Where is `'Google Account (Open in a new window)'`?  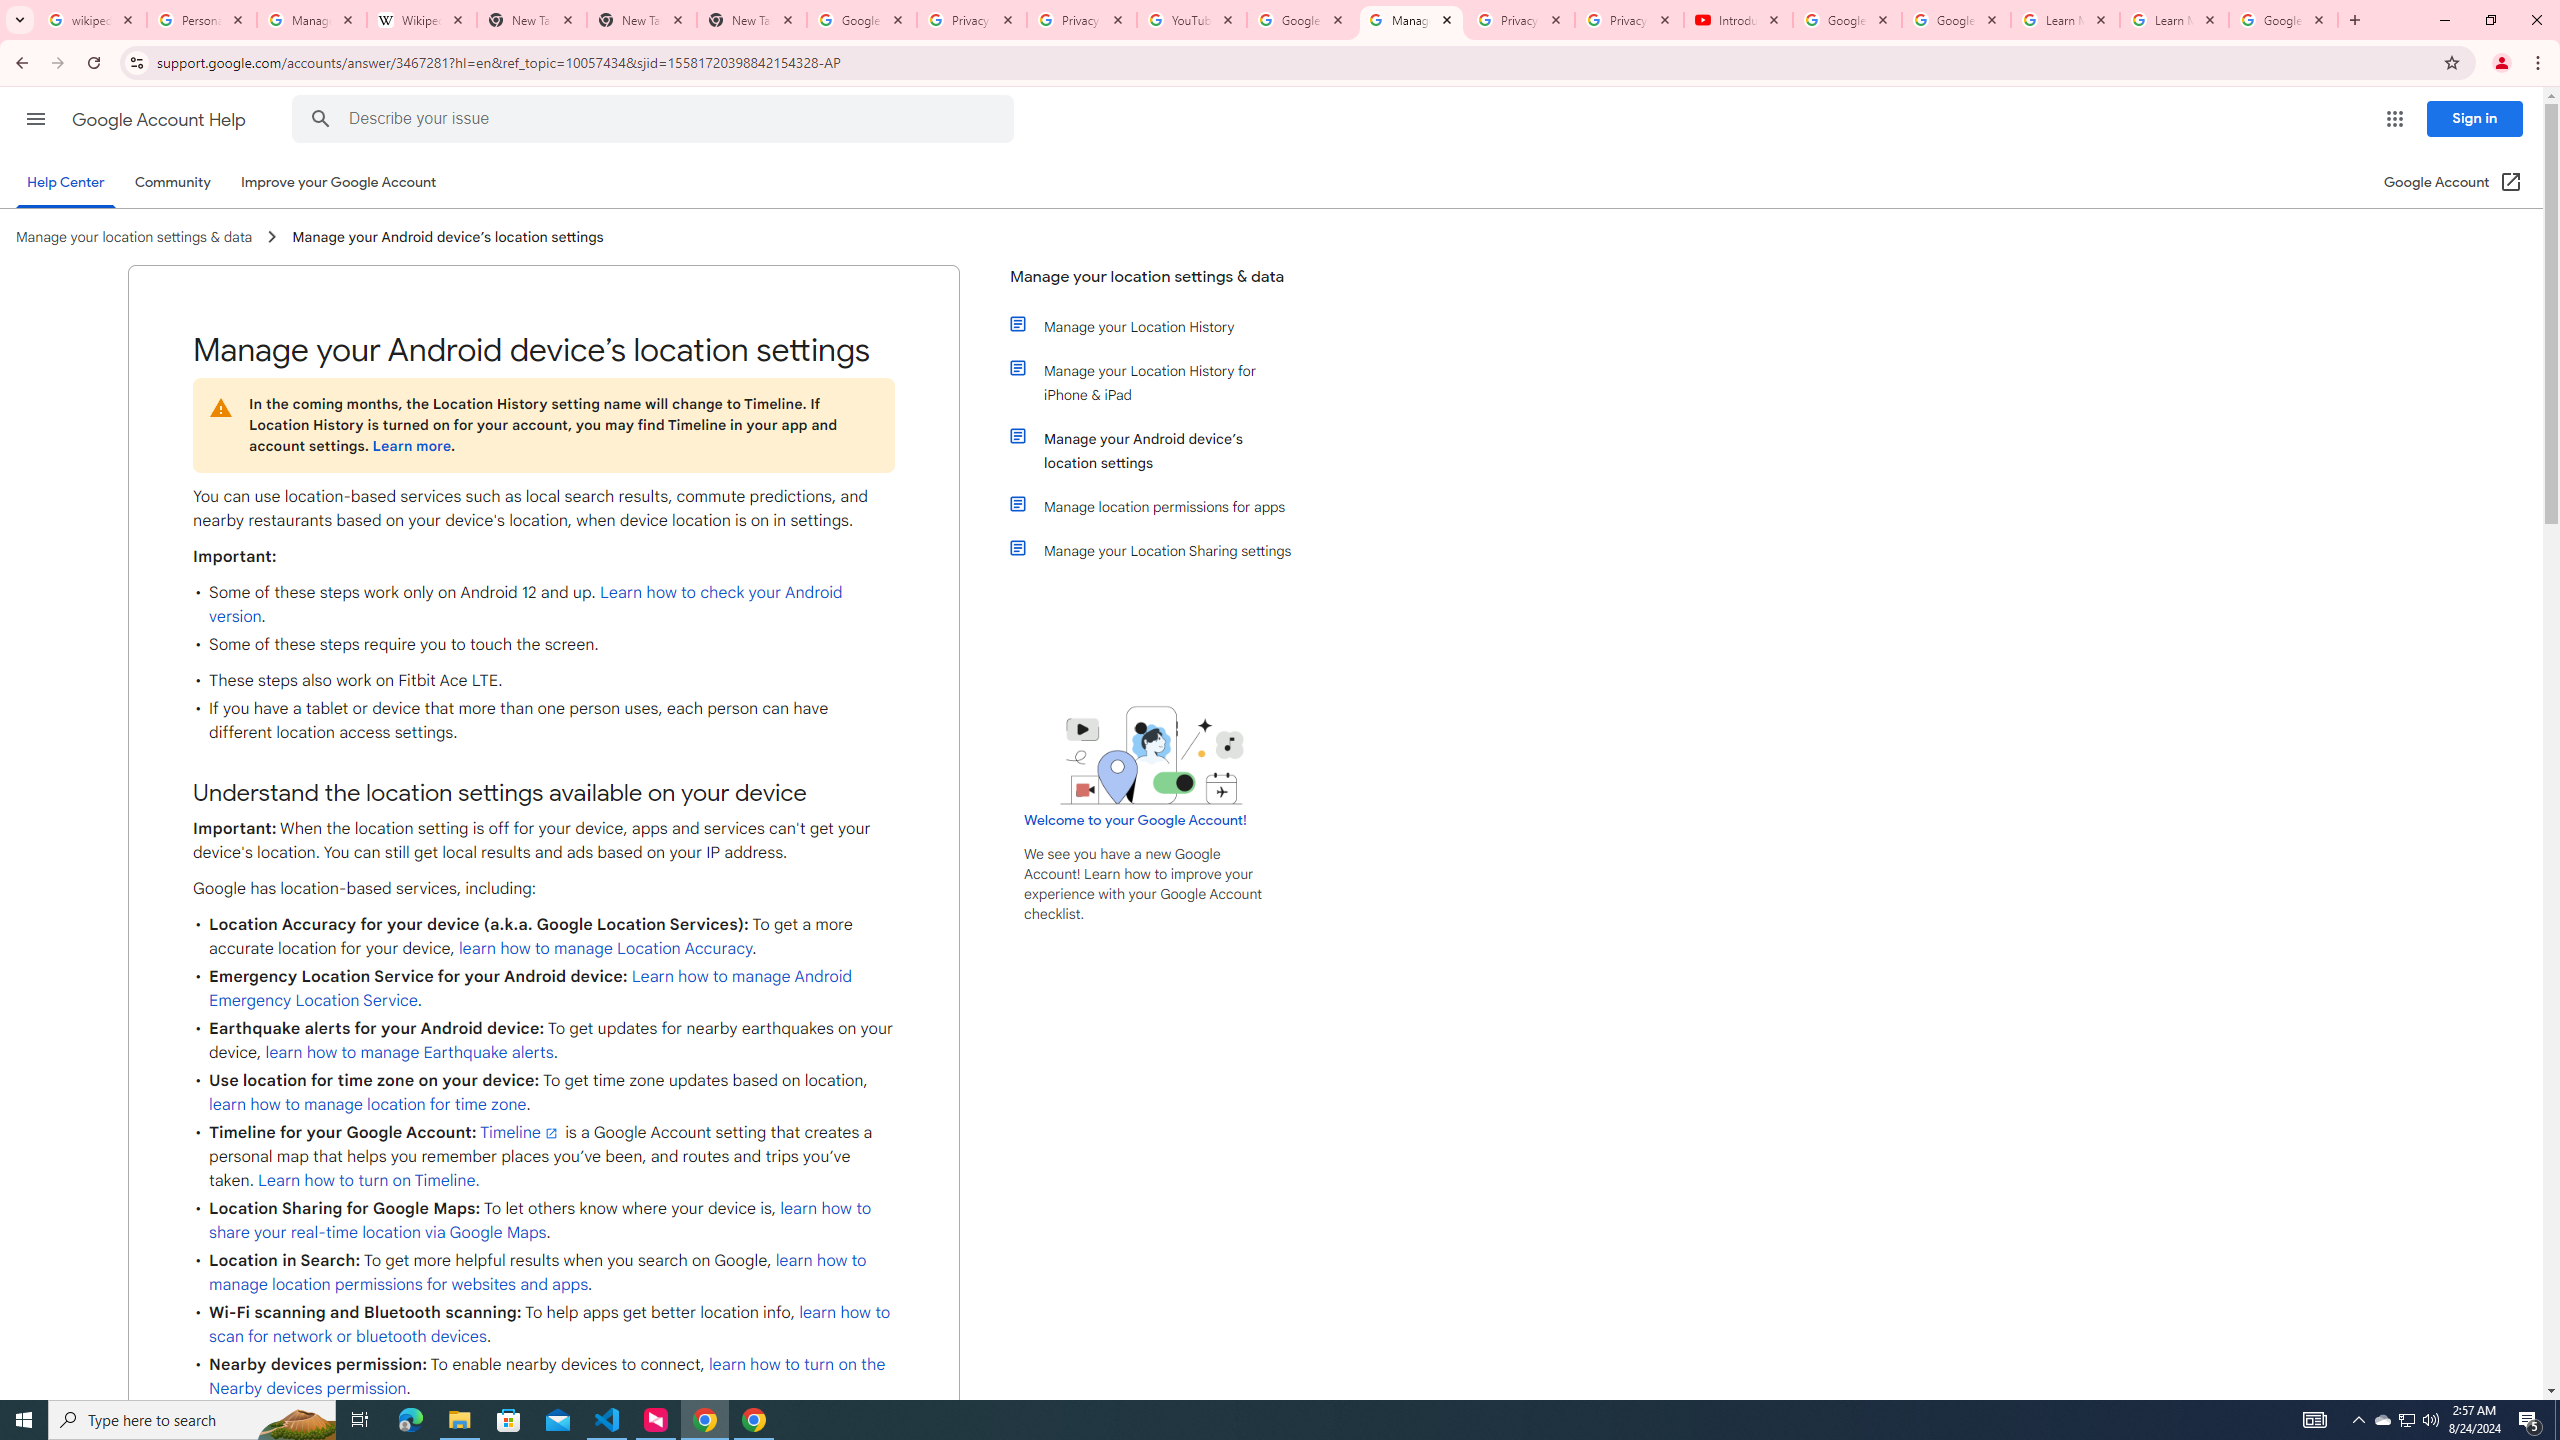 'Google Account (Open in a new window)' is located at coordinates (2453, 181).